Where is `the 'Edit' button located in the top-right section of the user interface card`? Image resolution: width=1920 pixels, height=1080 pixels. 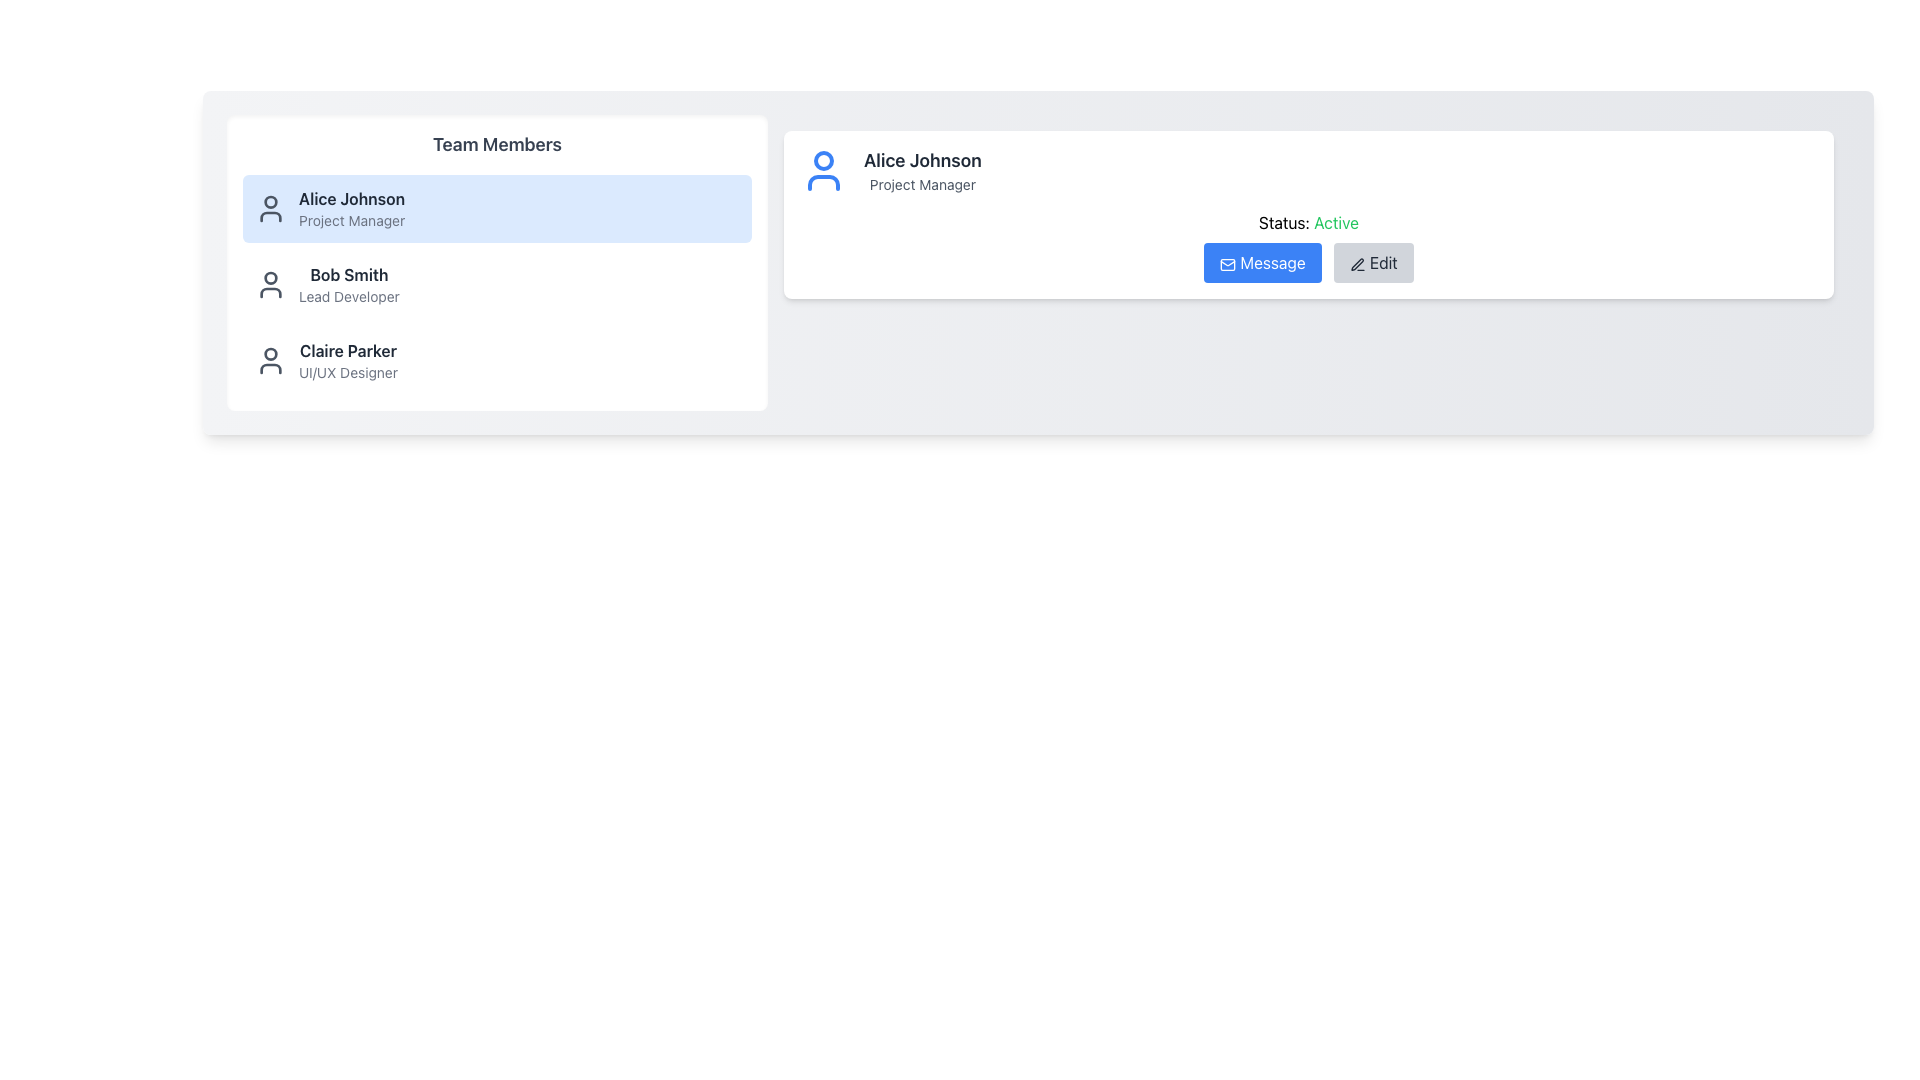
the 'Edit' button located in the top-right section of the user interface card is located at coordinates (1372, 261).